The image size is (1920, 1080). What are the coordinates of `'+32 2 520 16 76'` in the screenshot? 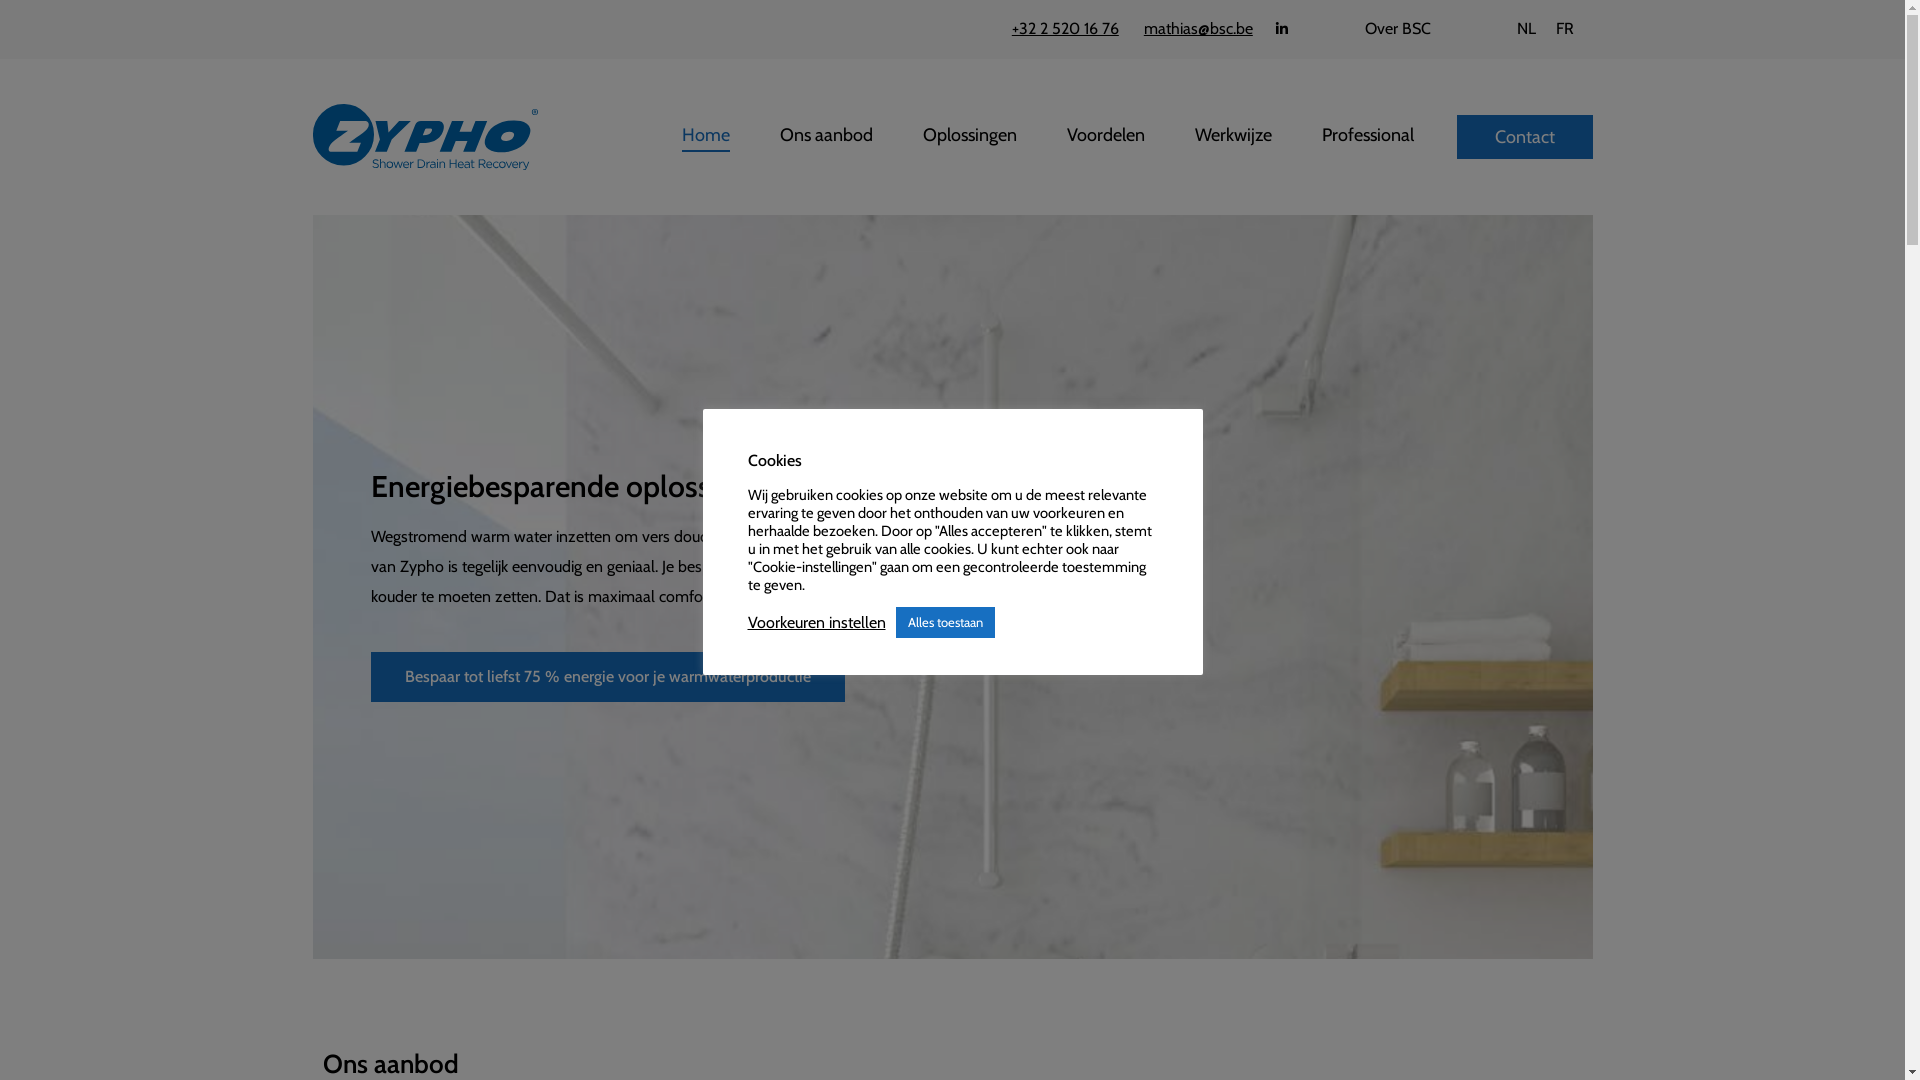 It's located at (1064, 29).